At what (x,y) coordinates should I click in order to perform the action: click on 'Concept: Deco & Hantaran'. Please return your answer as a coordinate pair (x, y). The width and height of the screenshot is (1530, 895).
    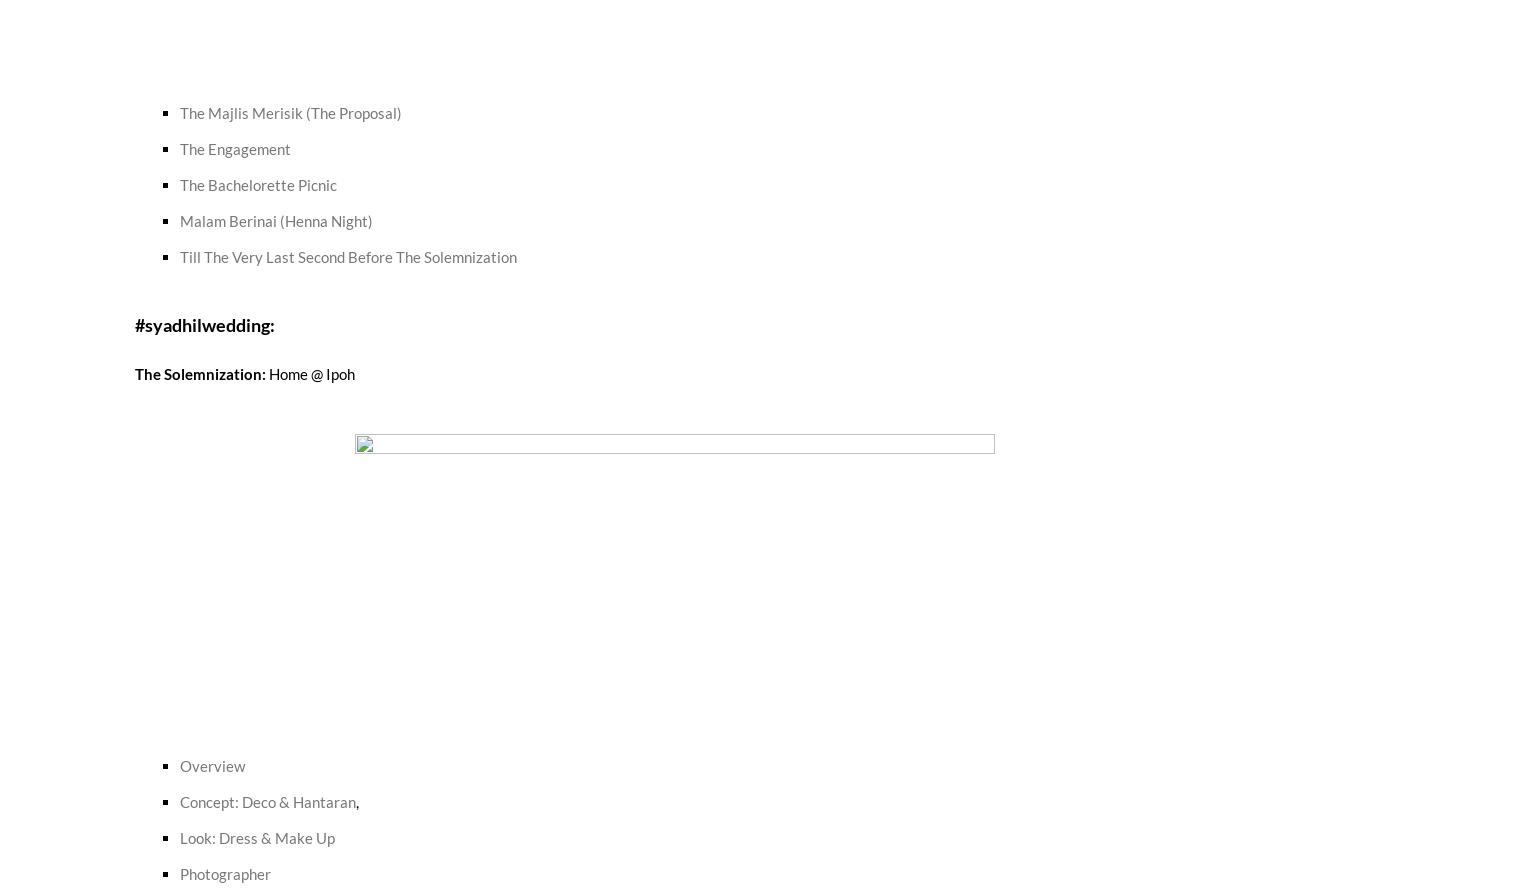
    Looking at the image, I should click on (179, 800).